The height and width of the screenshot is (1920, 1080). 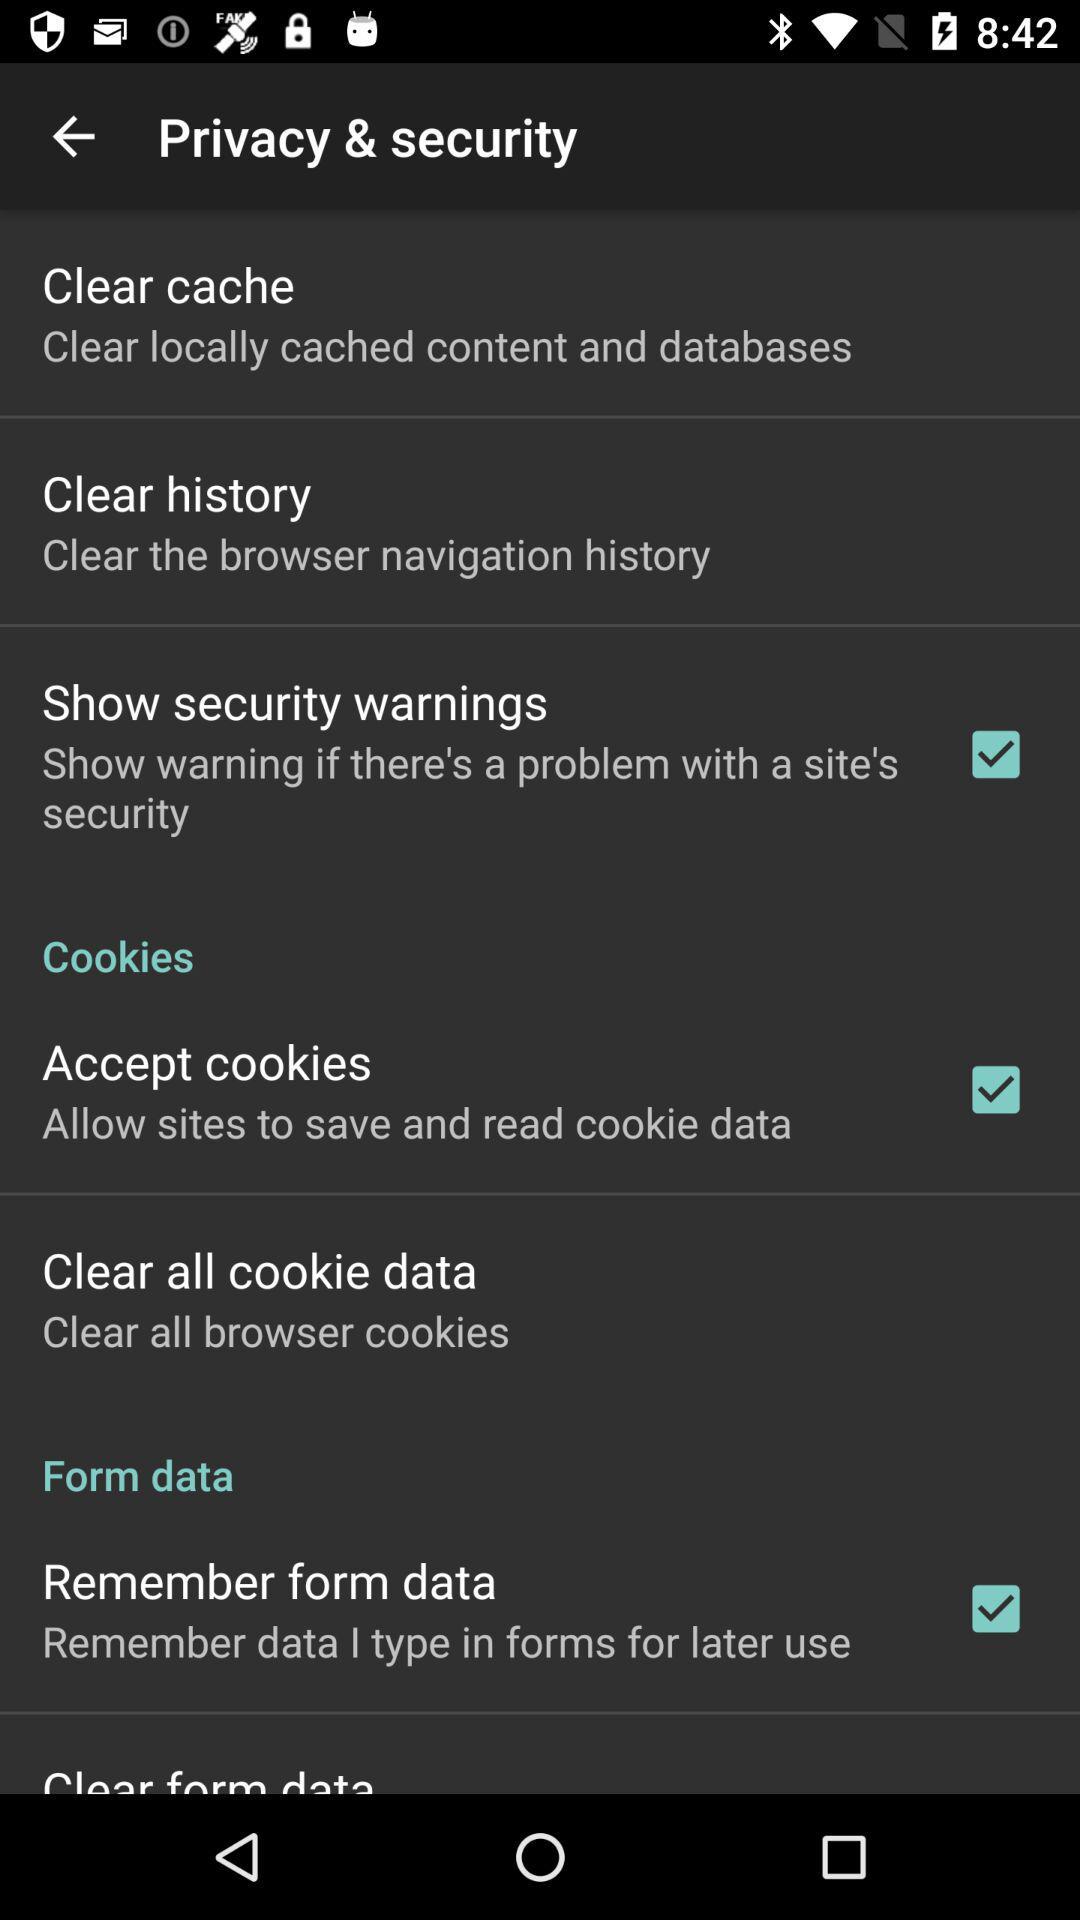 What do you see at coordinates (415, 1122) in the screenshot?
I see `the allow sites to item` at bounding box center [415, 1122].